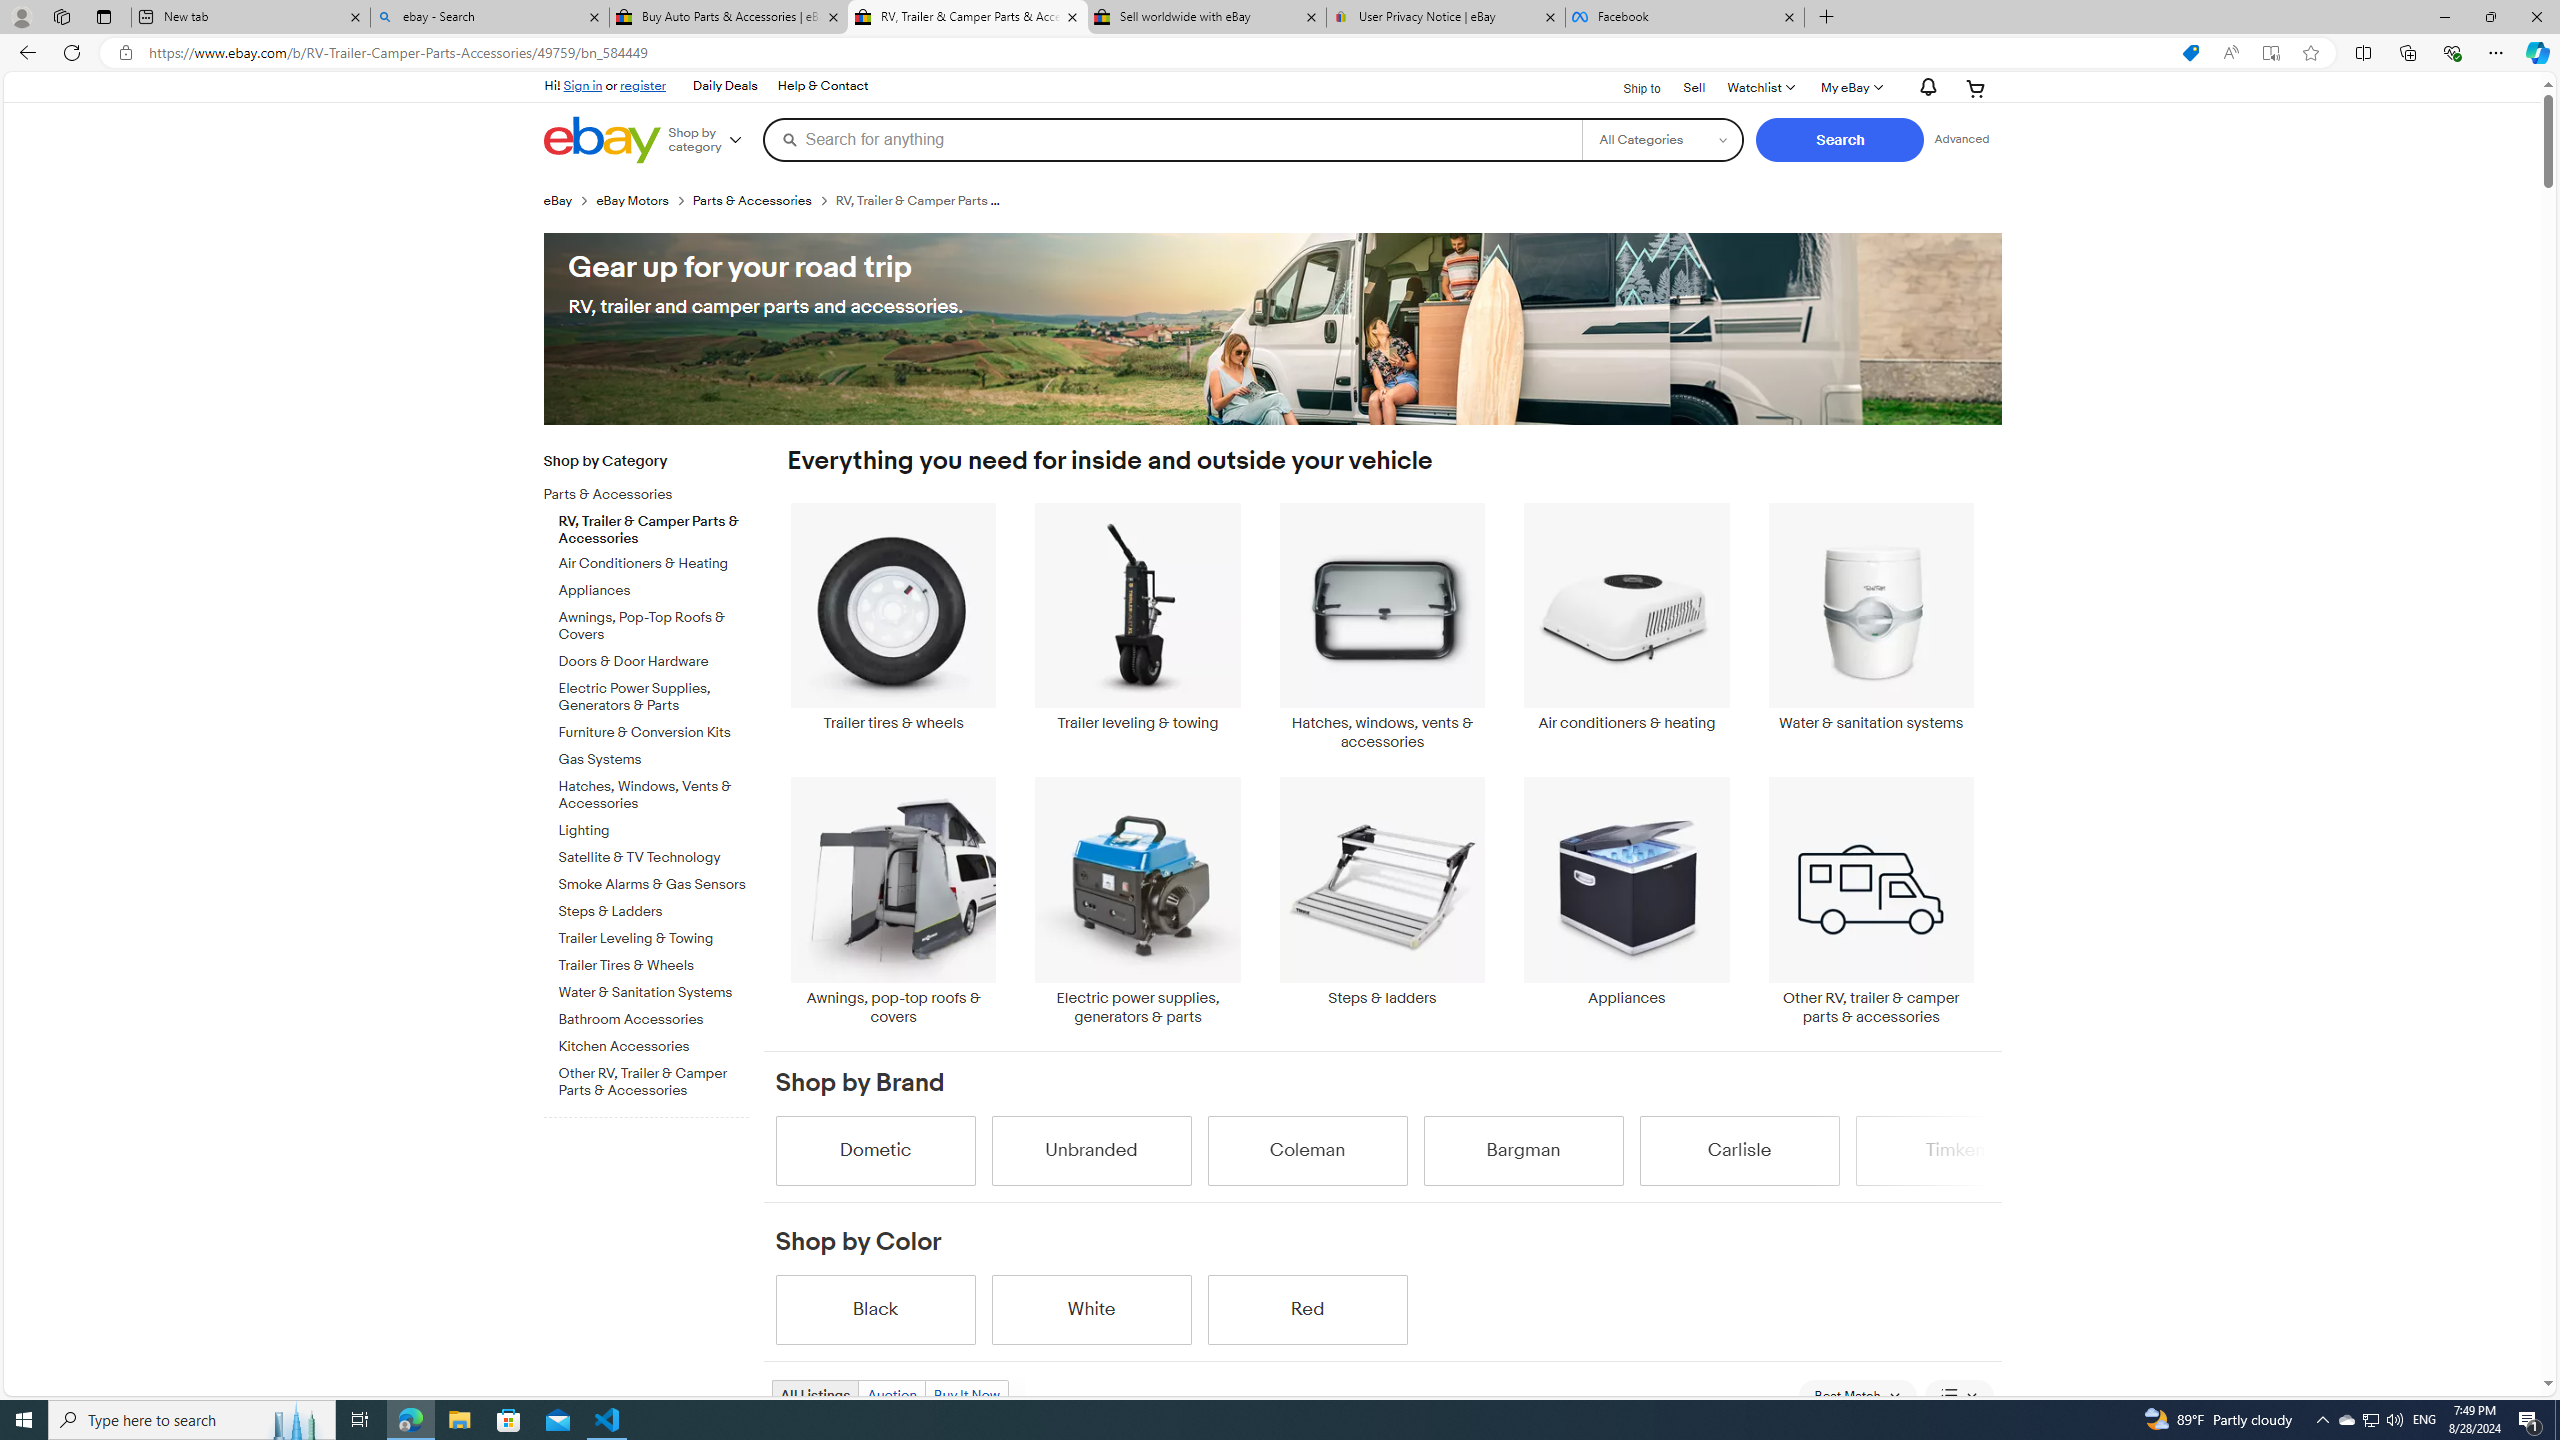 Image resolution: width=2560 pixels, height=1440 pixels. Describe the element at coordinates (653, 881) in the screenshot. I see `'Smoke Alarms & Gas Sensors'` at that location.